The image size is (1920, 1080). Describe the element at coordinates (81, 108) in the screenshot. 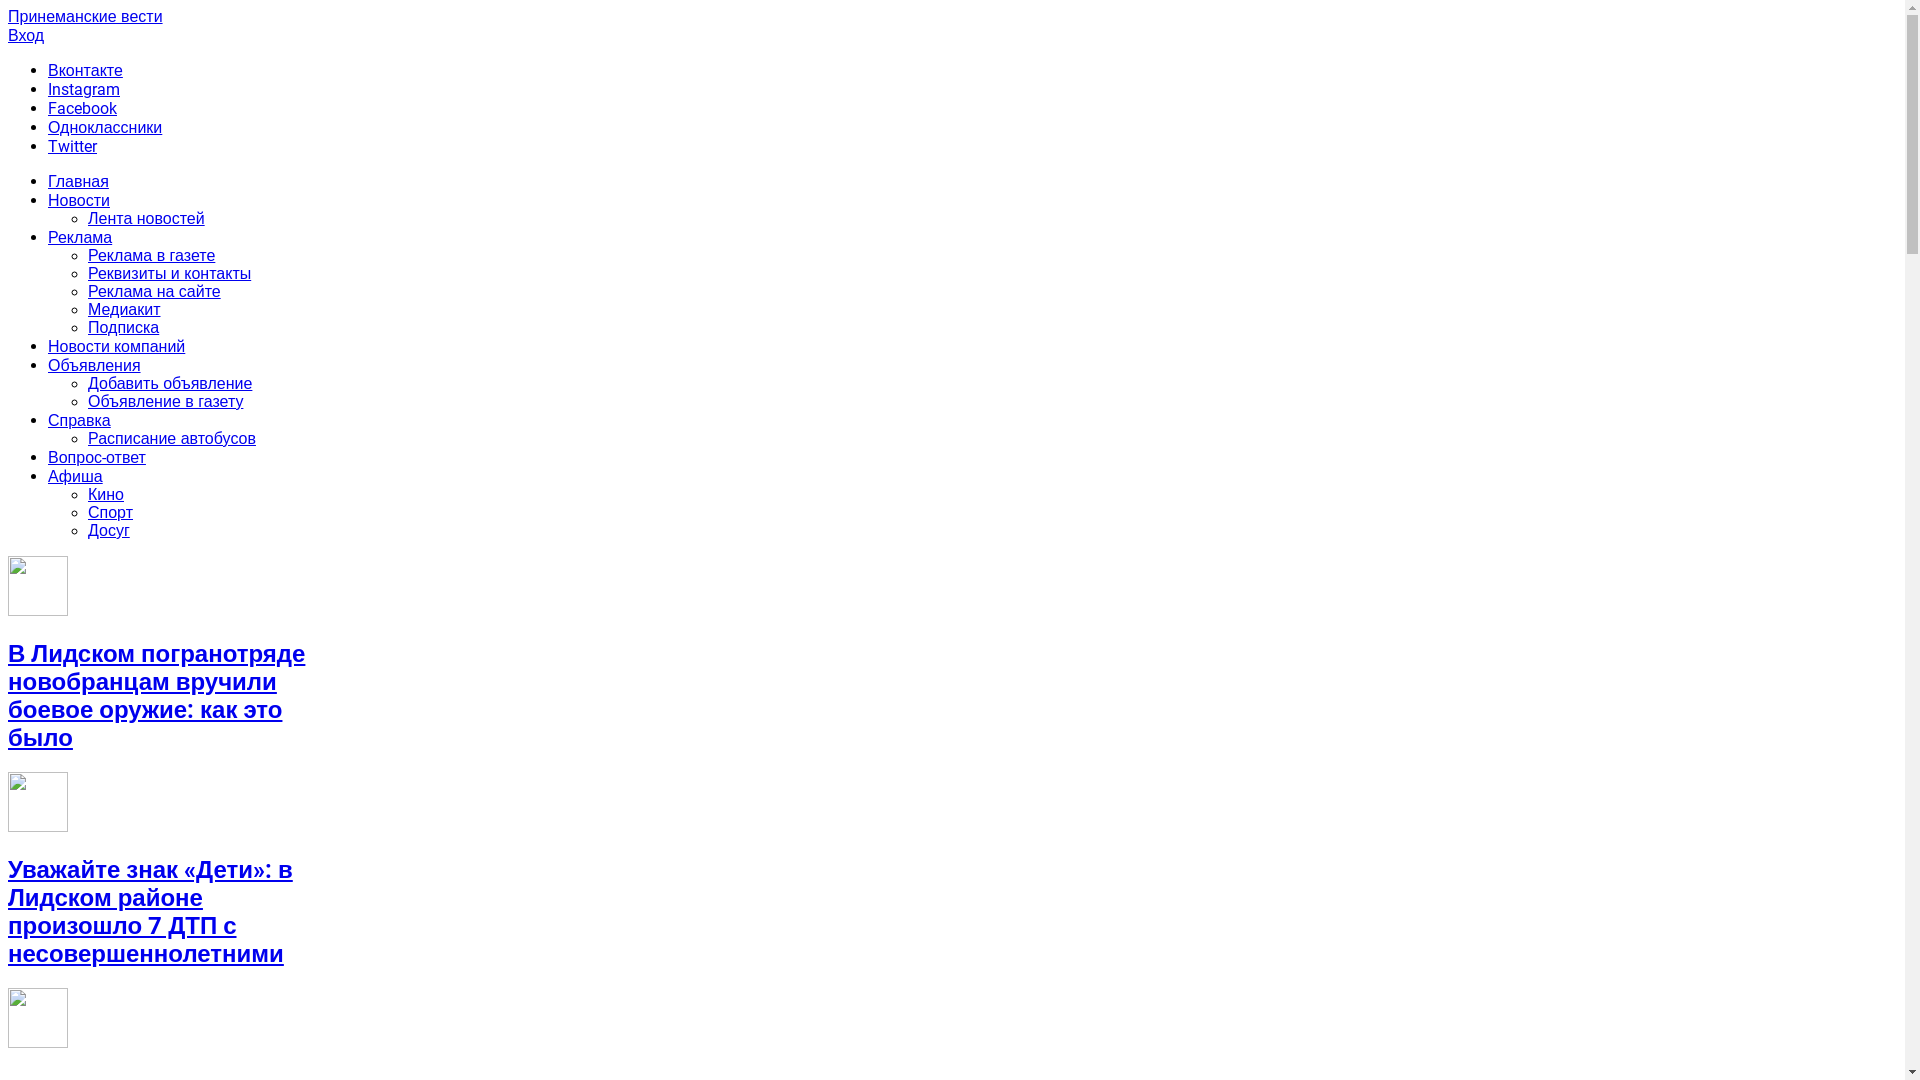

I see `'Facebook'` at that location.